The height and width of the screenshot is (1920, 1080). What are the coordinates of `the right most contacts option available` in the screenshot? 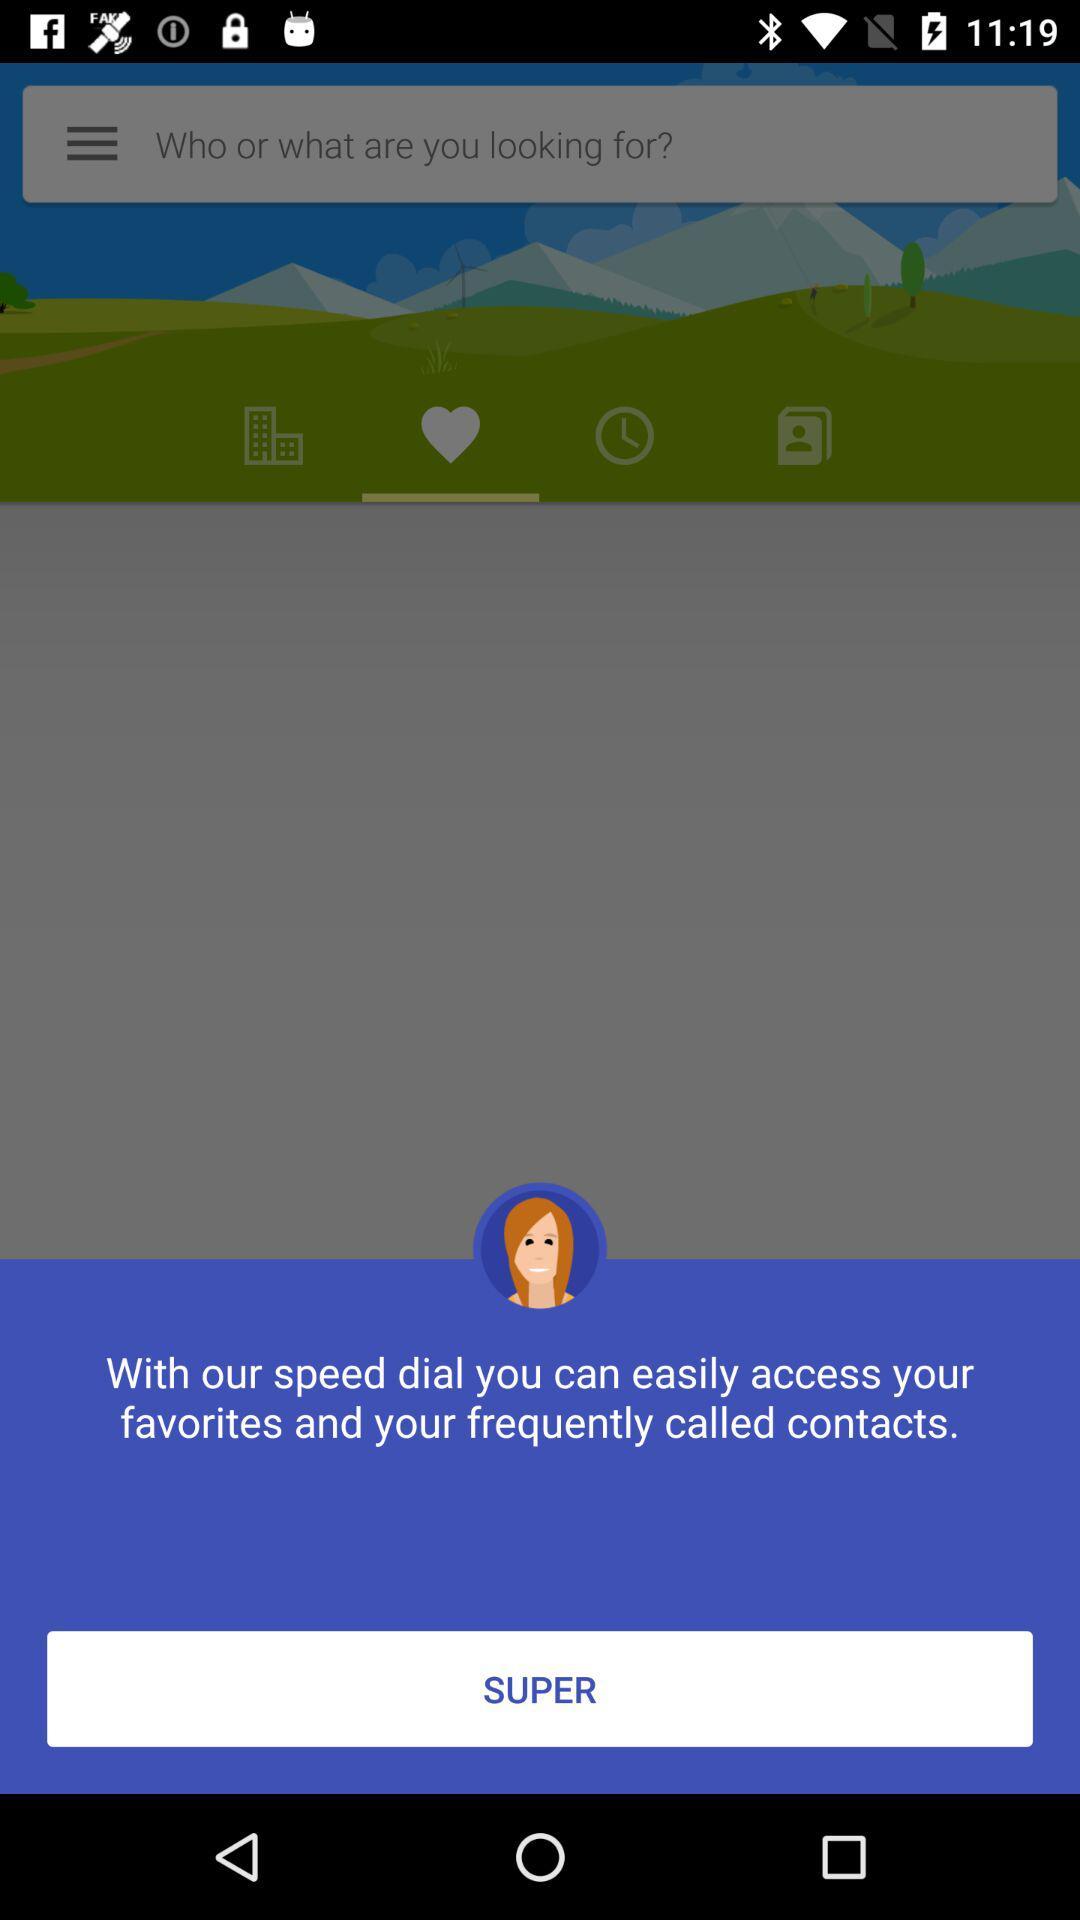 It's located at (804, 435).